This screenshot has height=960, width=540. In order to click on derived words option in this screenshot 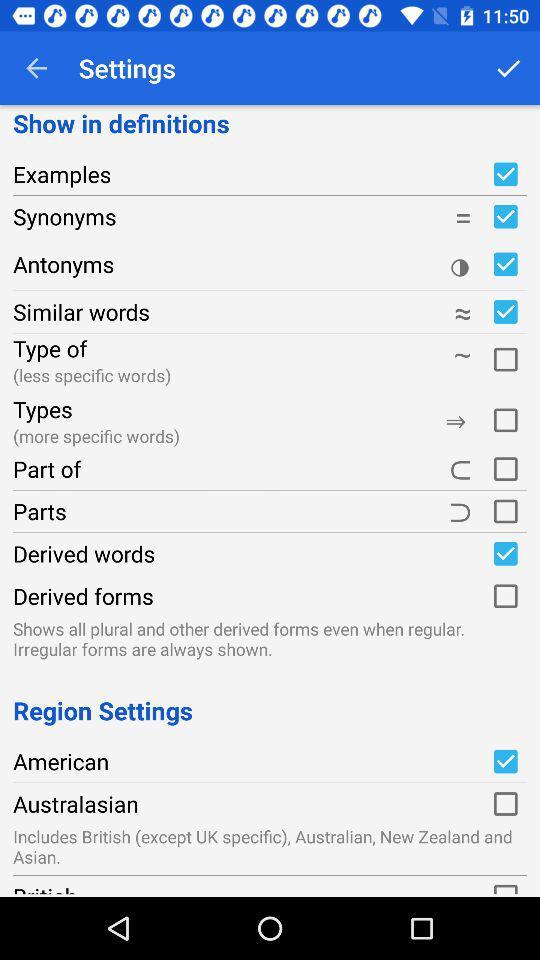, I will do `click(504, 553)`.